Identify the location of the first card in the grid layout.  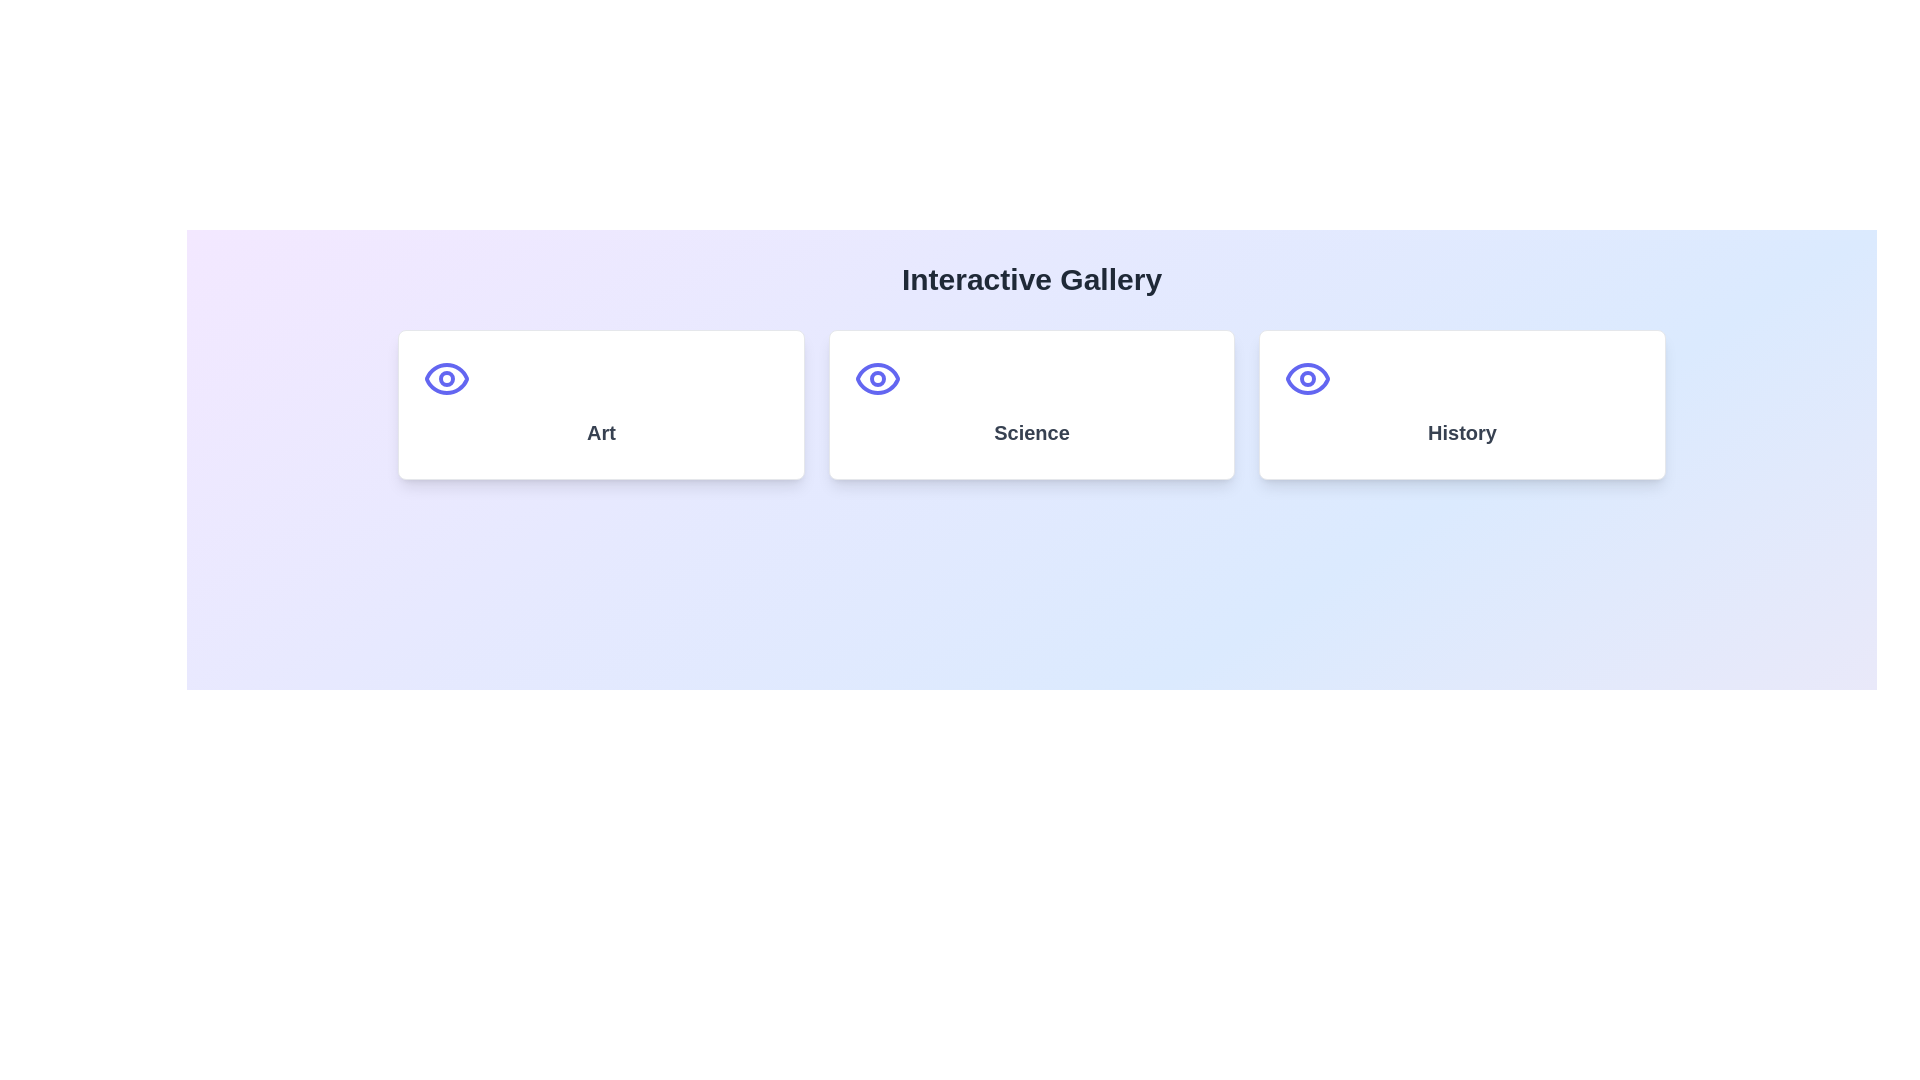
(600, 405).